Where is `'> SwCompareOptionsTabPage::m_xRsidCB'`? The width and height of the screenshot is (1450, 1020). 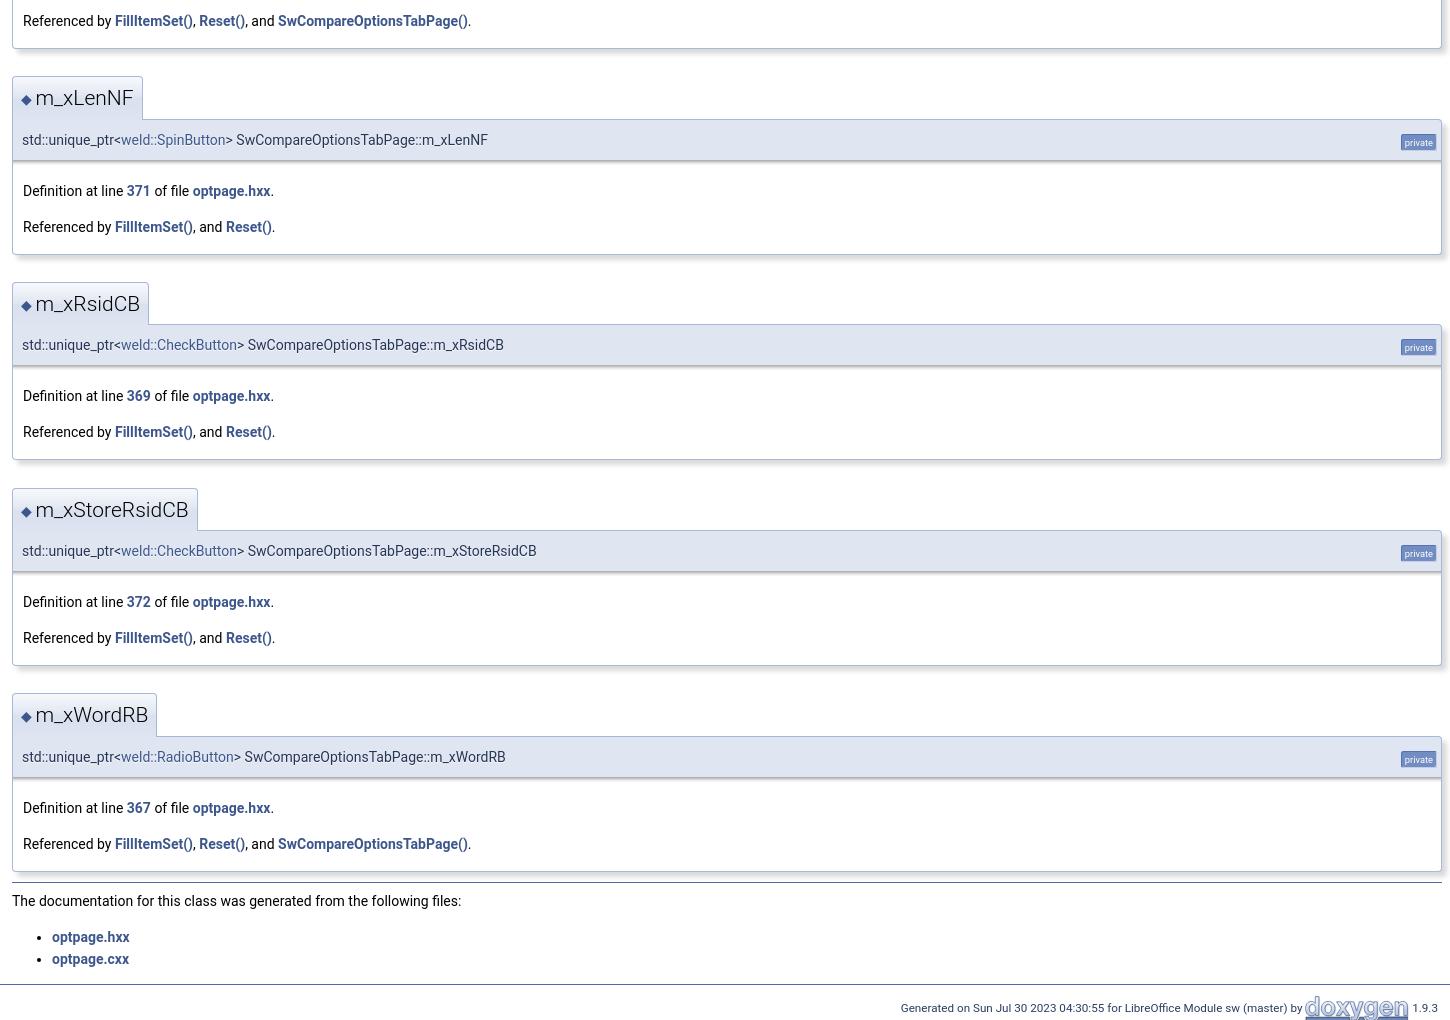
'> SwCompareOptionsTabPage::m_xRsidCB' is located at coordinates (368, 343).